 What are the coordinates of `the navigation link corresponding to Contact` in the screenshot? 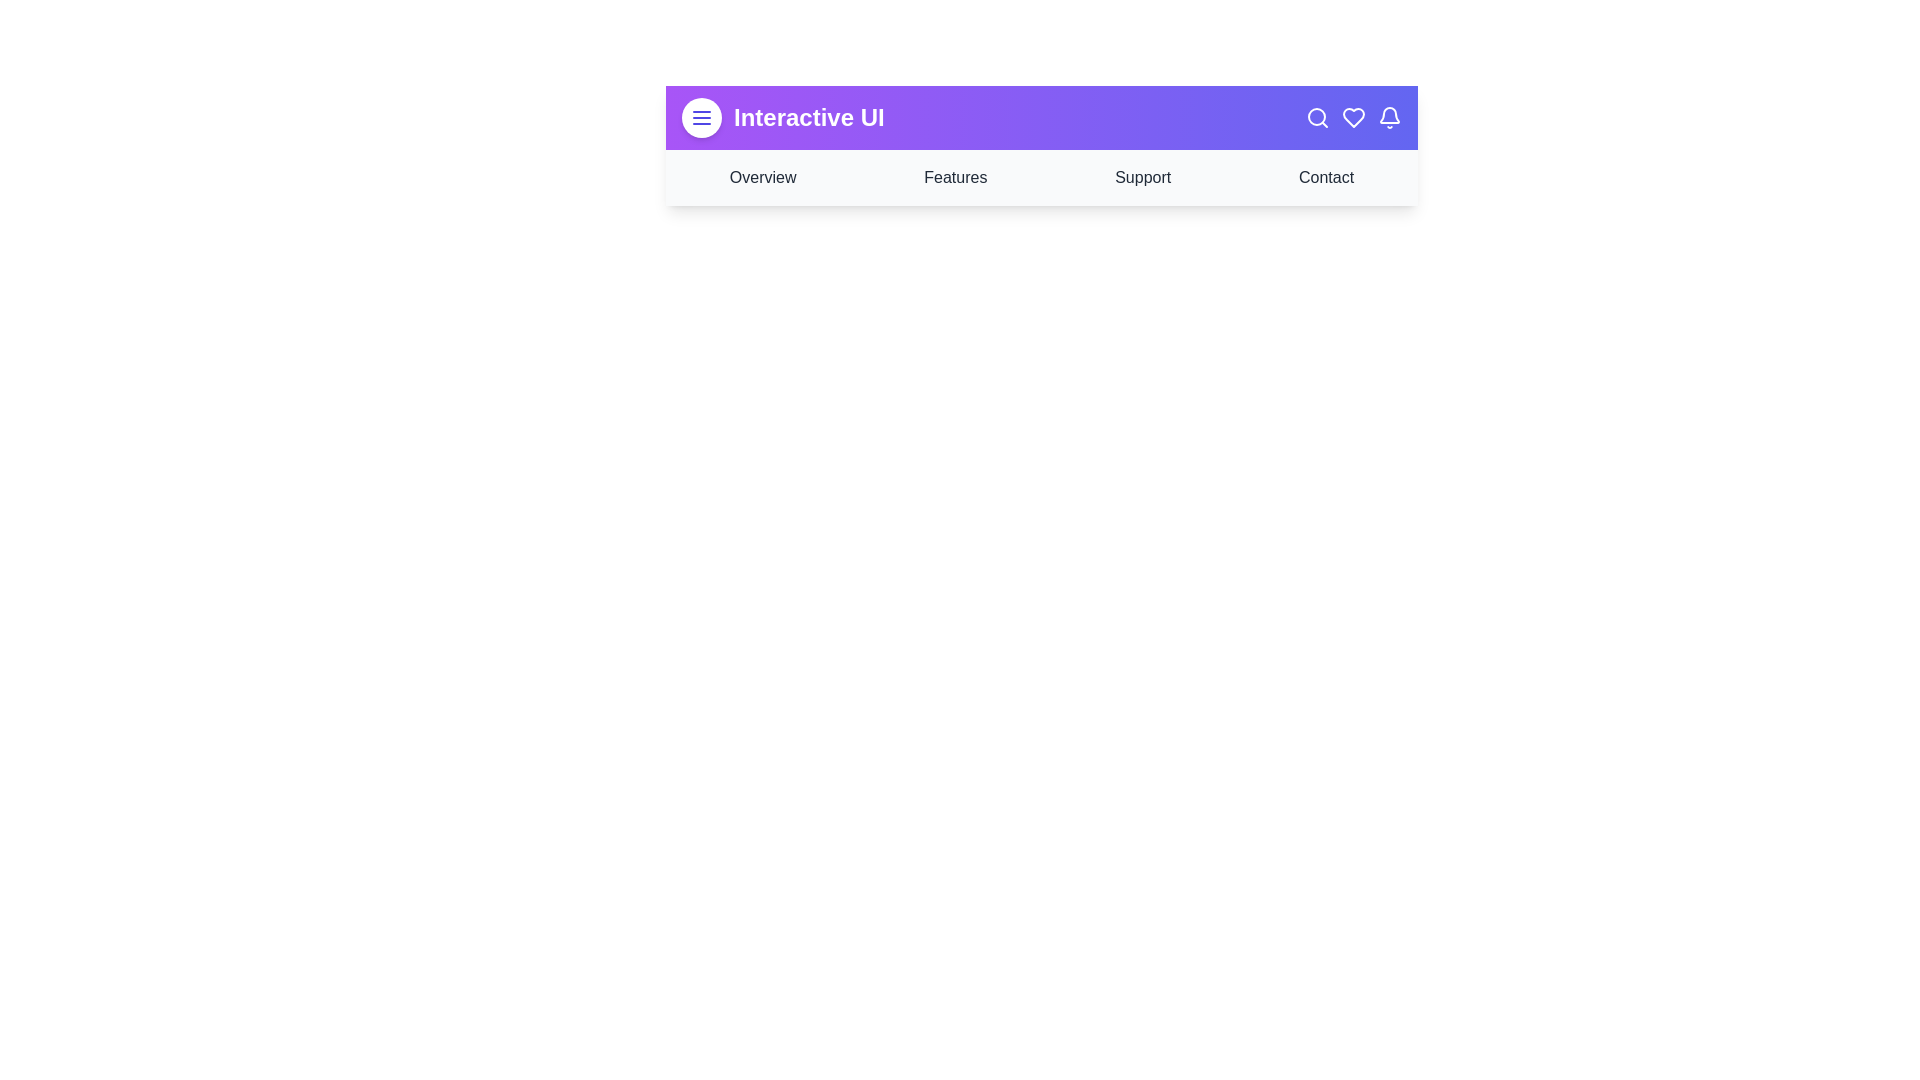 It's located at (1325, 176).